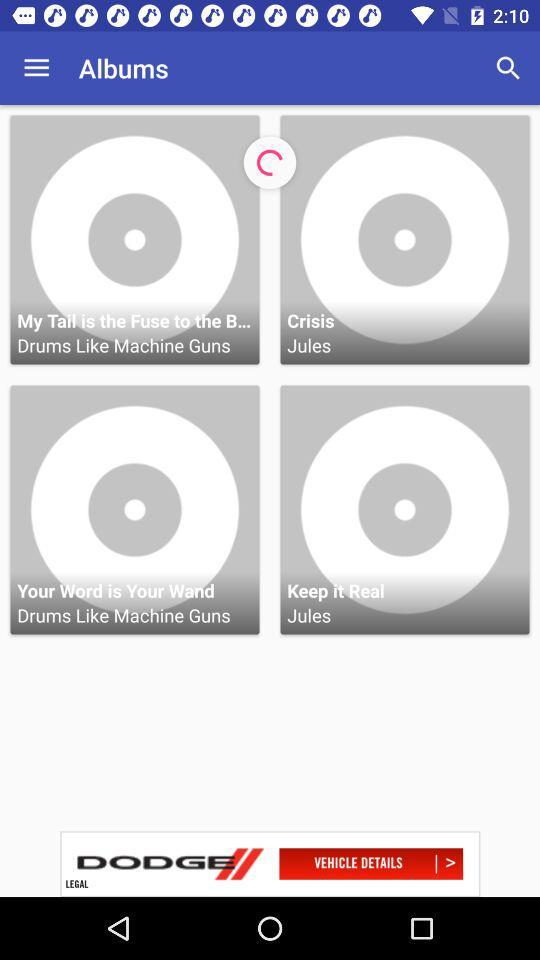  Describe the element at coordinates (270, 863) in the screenshot. I see `link button` at that location.